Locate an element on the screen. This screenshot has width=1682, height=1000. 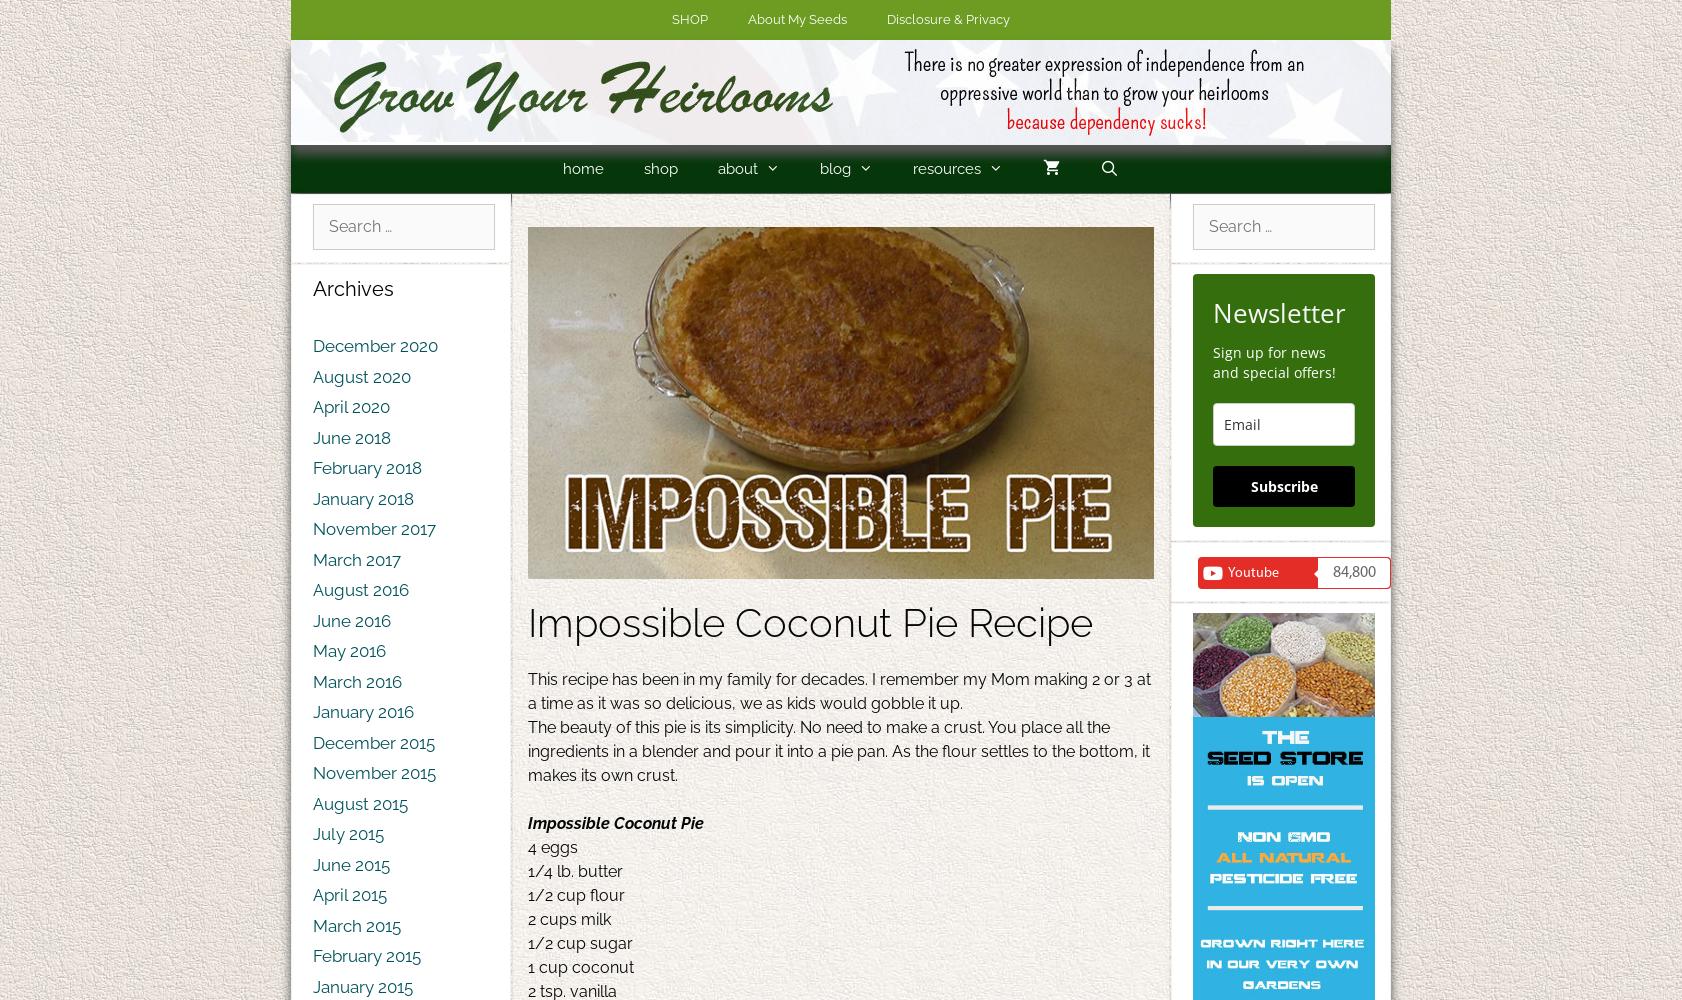
'May 2016' is located at coordinates (348, 651).